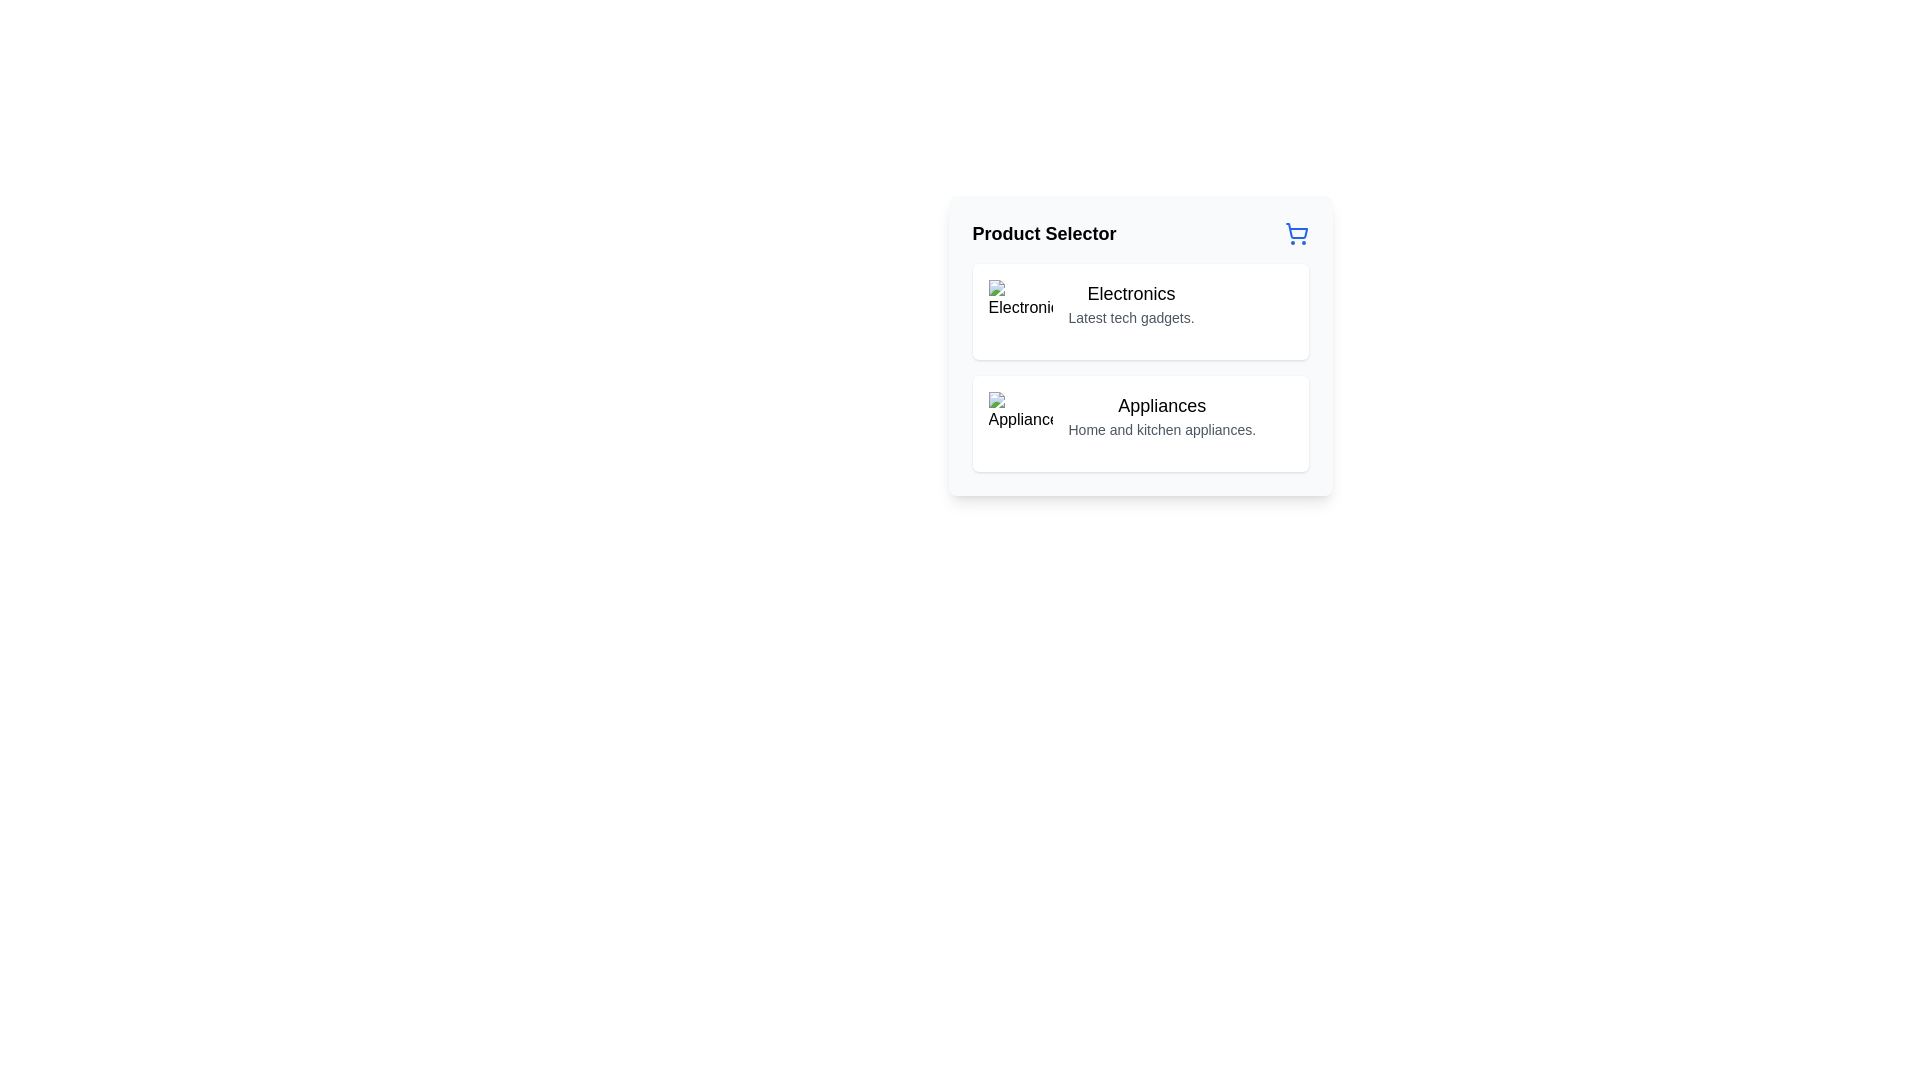 This screenshot has height=1080, width=1920. Describe the element at coordinates (1162, 415) in the screenshot. I see `the selectable option label for the category 'Appliances', which includes a heading and subtext, located in the lower section of the vertically stacked group of option cards` at that location.